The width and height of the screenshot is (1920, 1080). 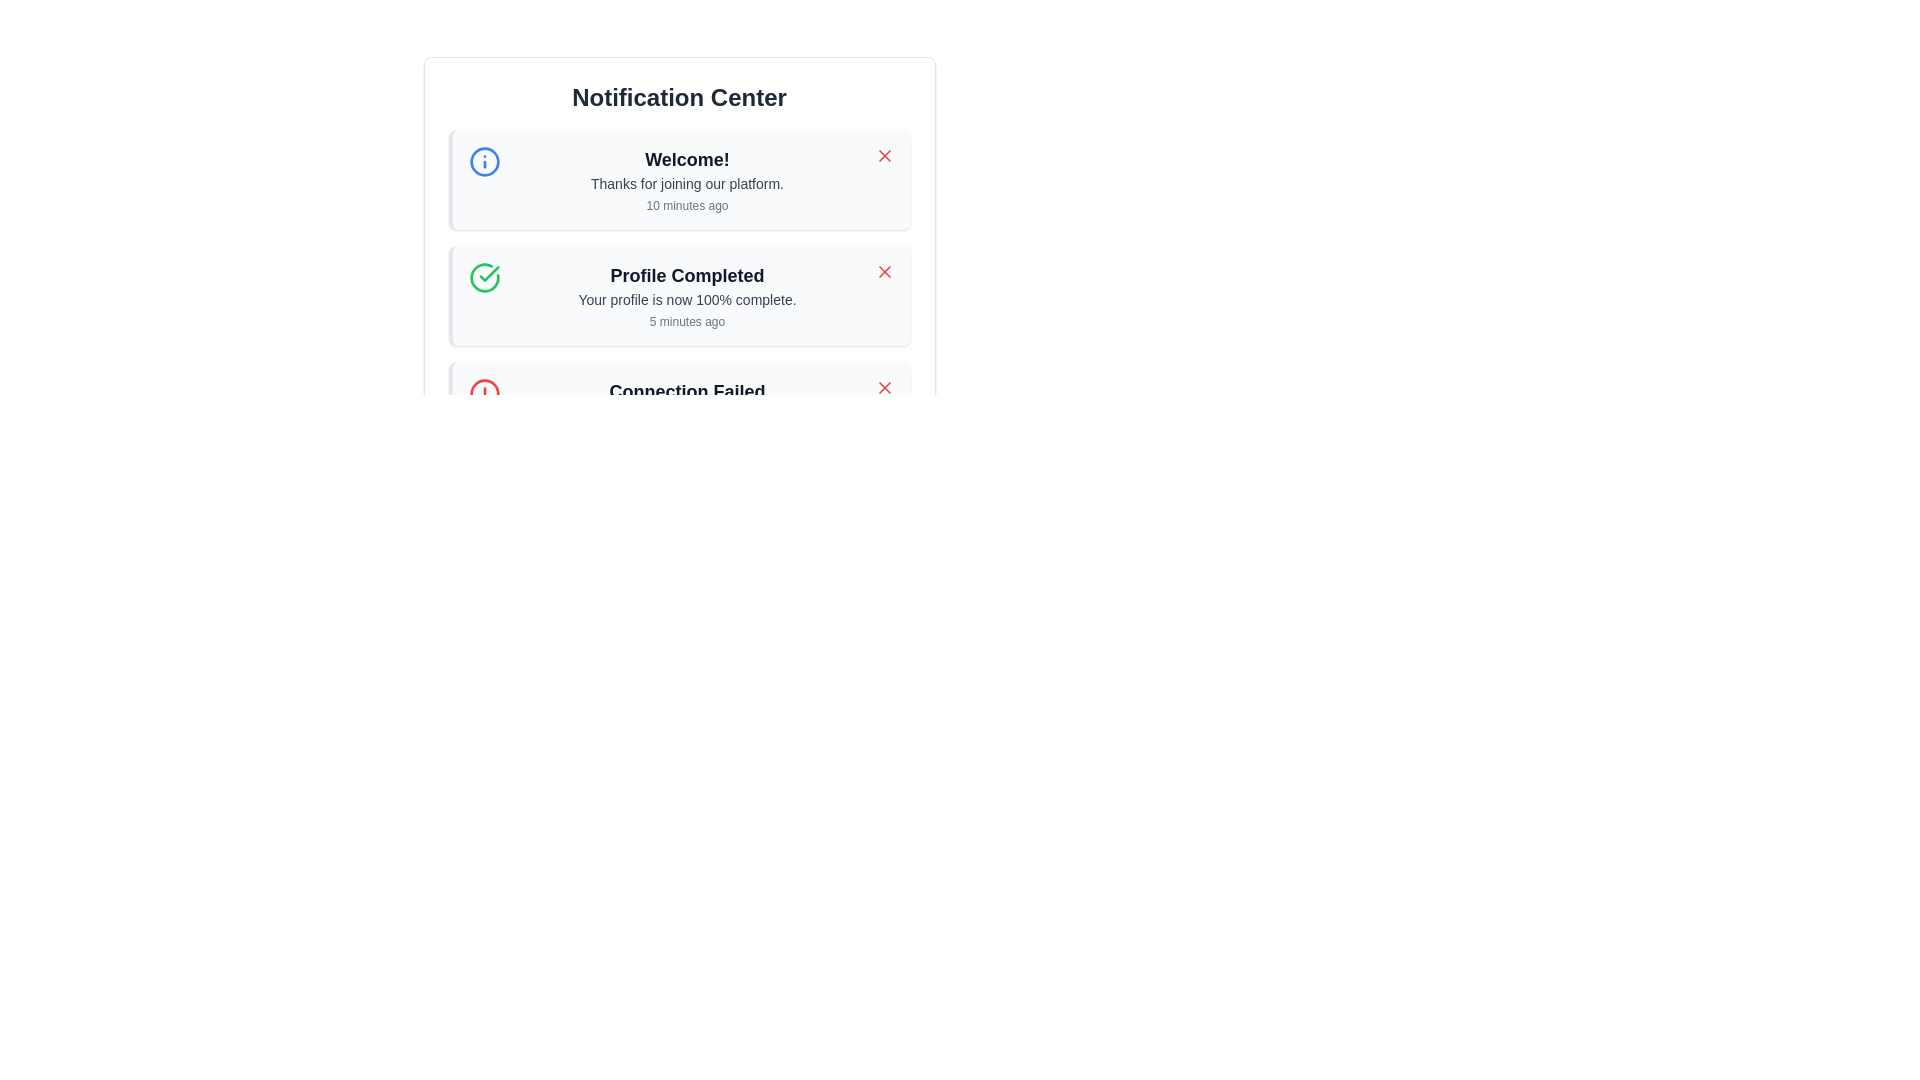 I want to click on the Static Text Label at the top of the notification panel, which serves as a heading providing context for the content, so click(x=679, y=97).